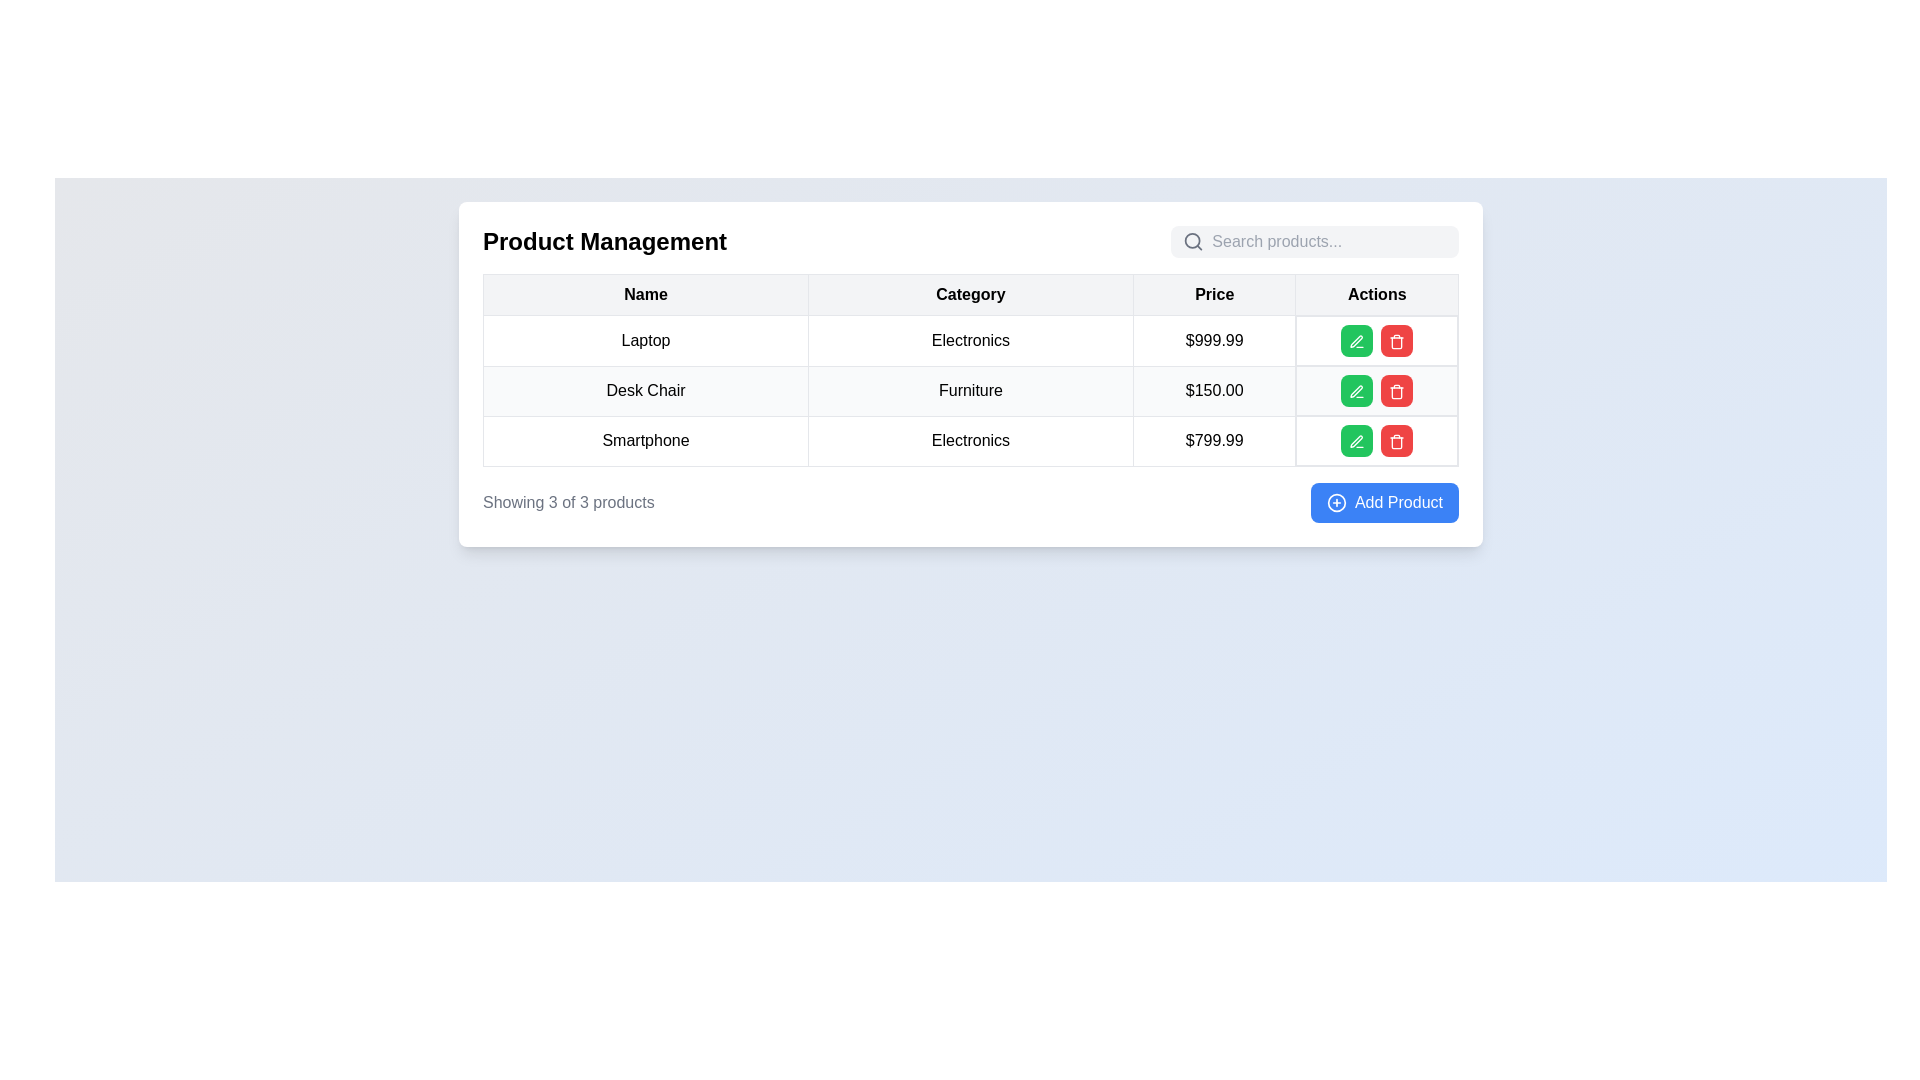 This screenshot has height=1080, width=1920. I want to click on the table cell that identifies the product name 'Laptop', located in the first cell under the 'Name' column of the table, so click(646, 339).